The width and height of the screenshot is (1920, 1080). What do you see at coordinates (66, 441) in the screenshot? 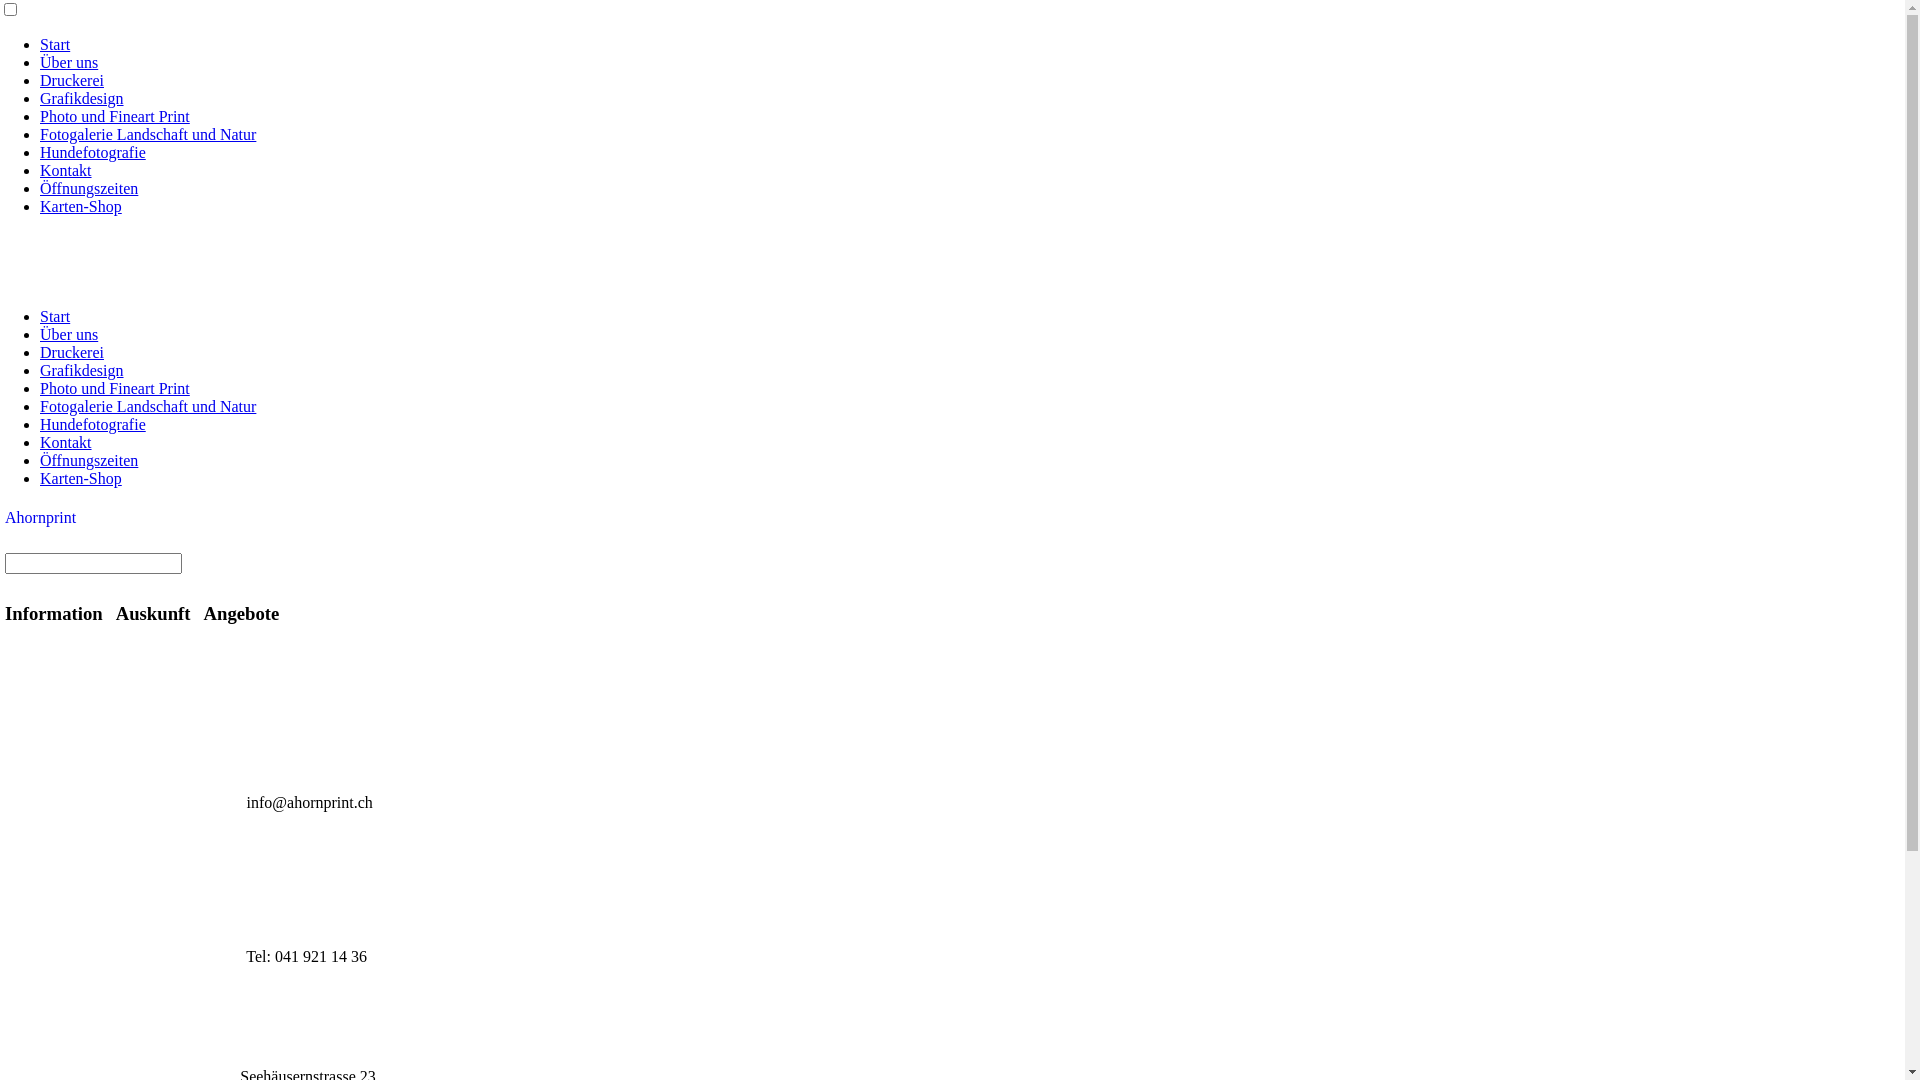
I see `'Kontakt'` at bounding box center [66, 441].